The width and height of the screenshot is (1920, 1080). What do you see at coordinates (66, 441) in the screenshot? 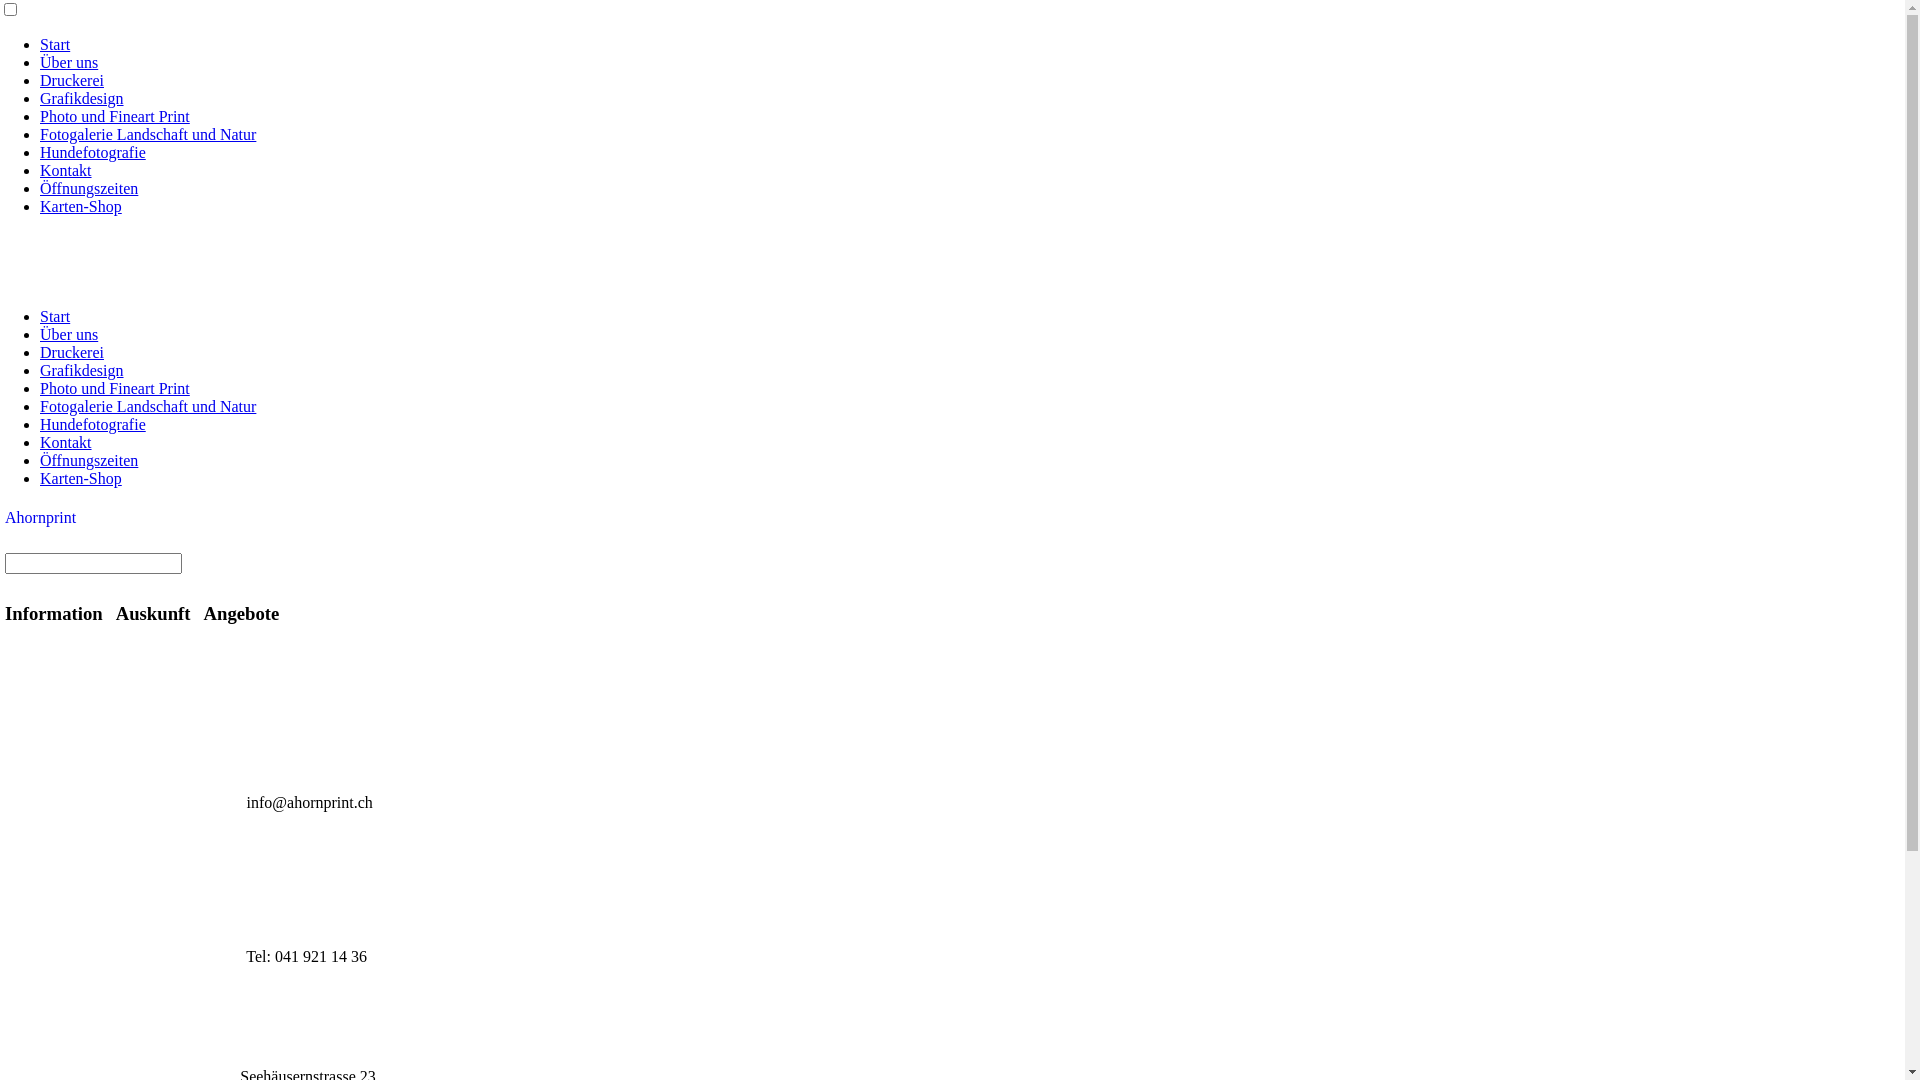
I see `'Kontakt'` at bounding box center [66, 441].